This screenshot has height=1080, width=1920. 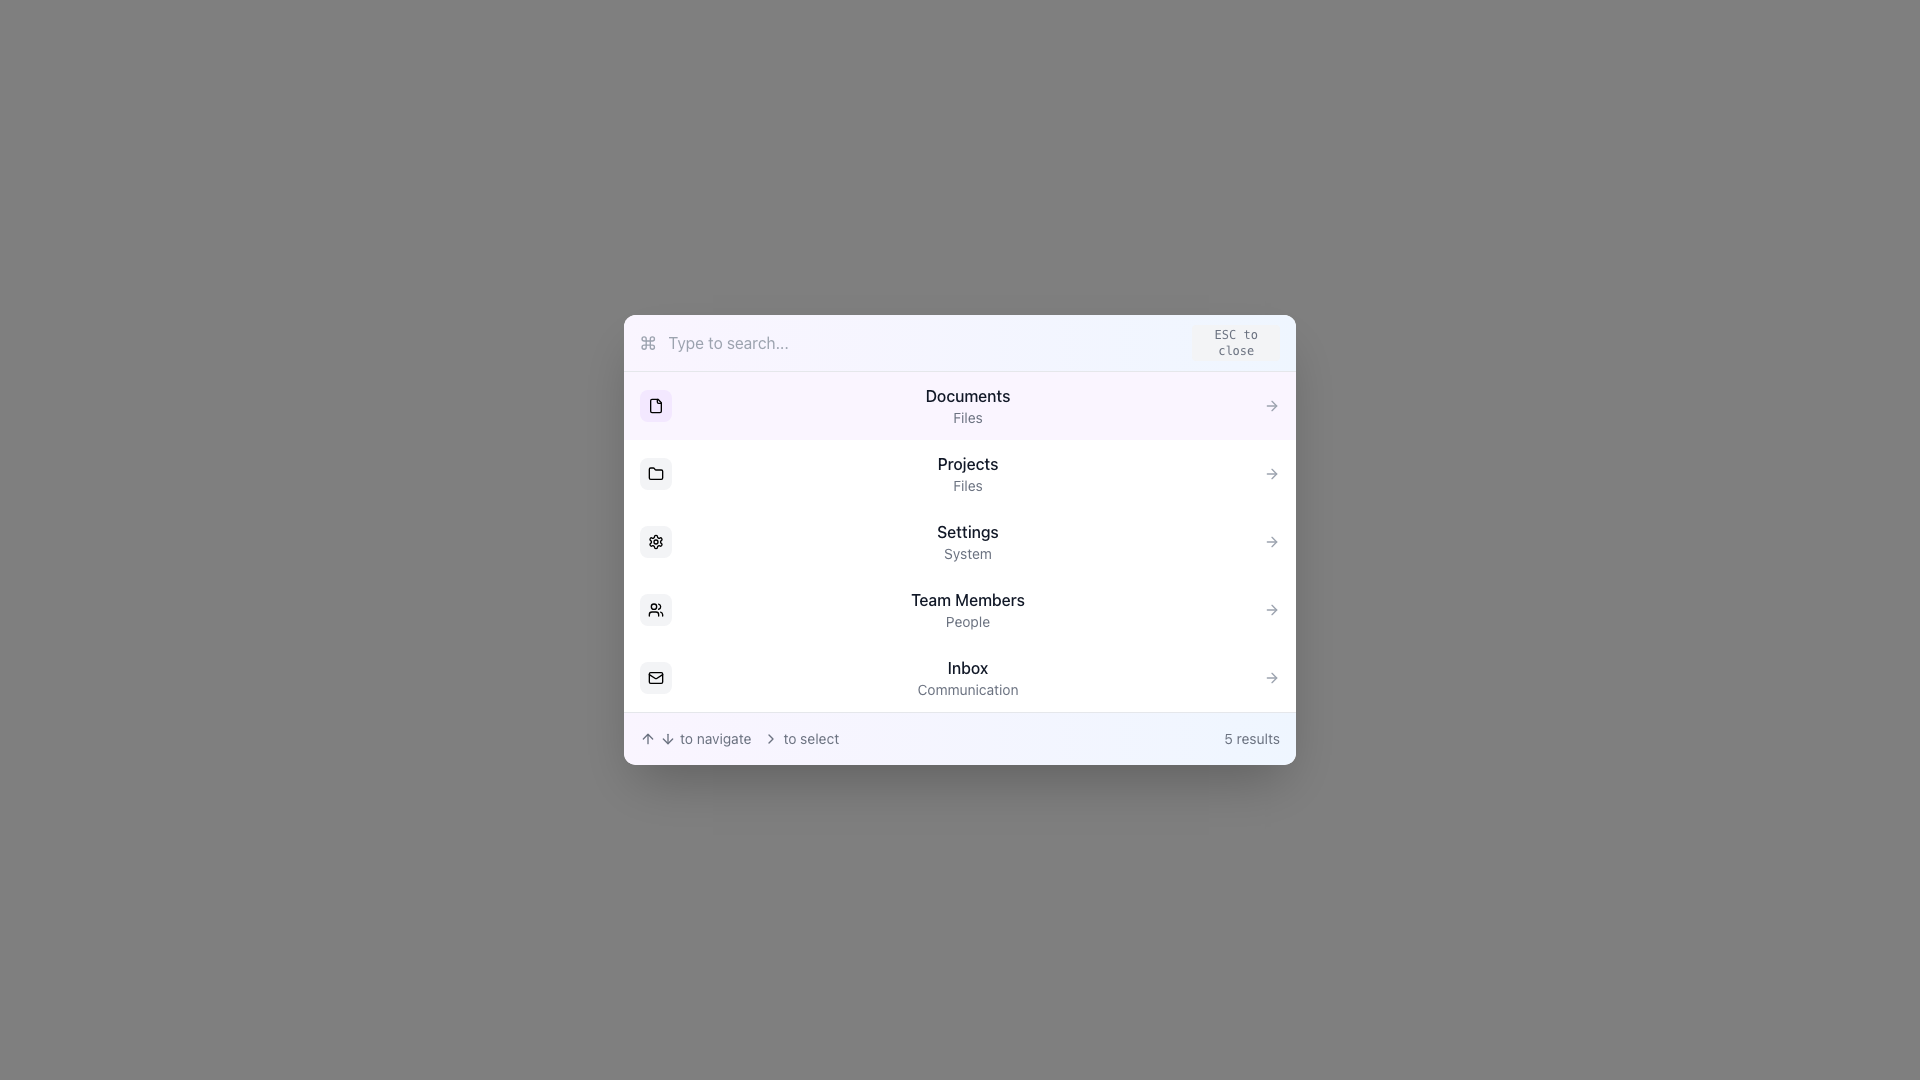 I want to click on the inner rectangular shape of the envelope icon, which represents the inbox or messaging, located at the bottom of the navigation icons on the left side of the user interface, so click(x=656, y=677).